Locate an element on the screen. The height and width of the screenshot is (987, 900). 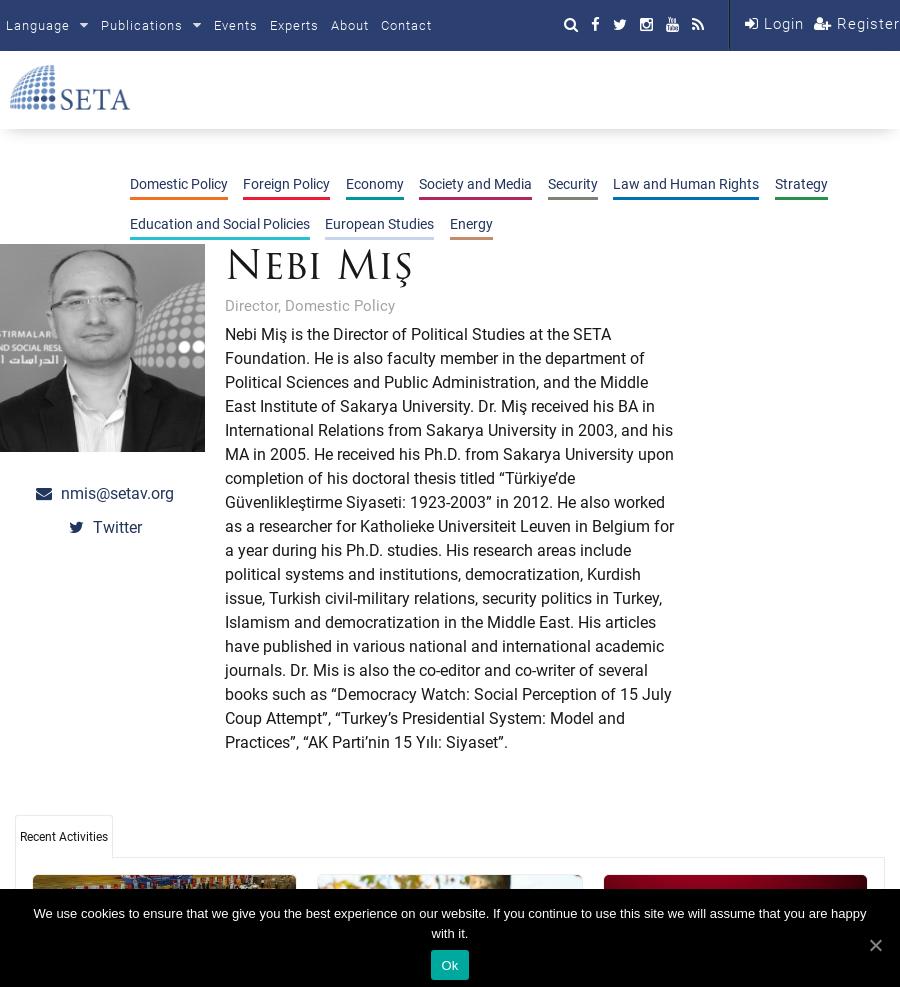
'Recent Activities' is located at coordinates (62, 836).